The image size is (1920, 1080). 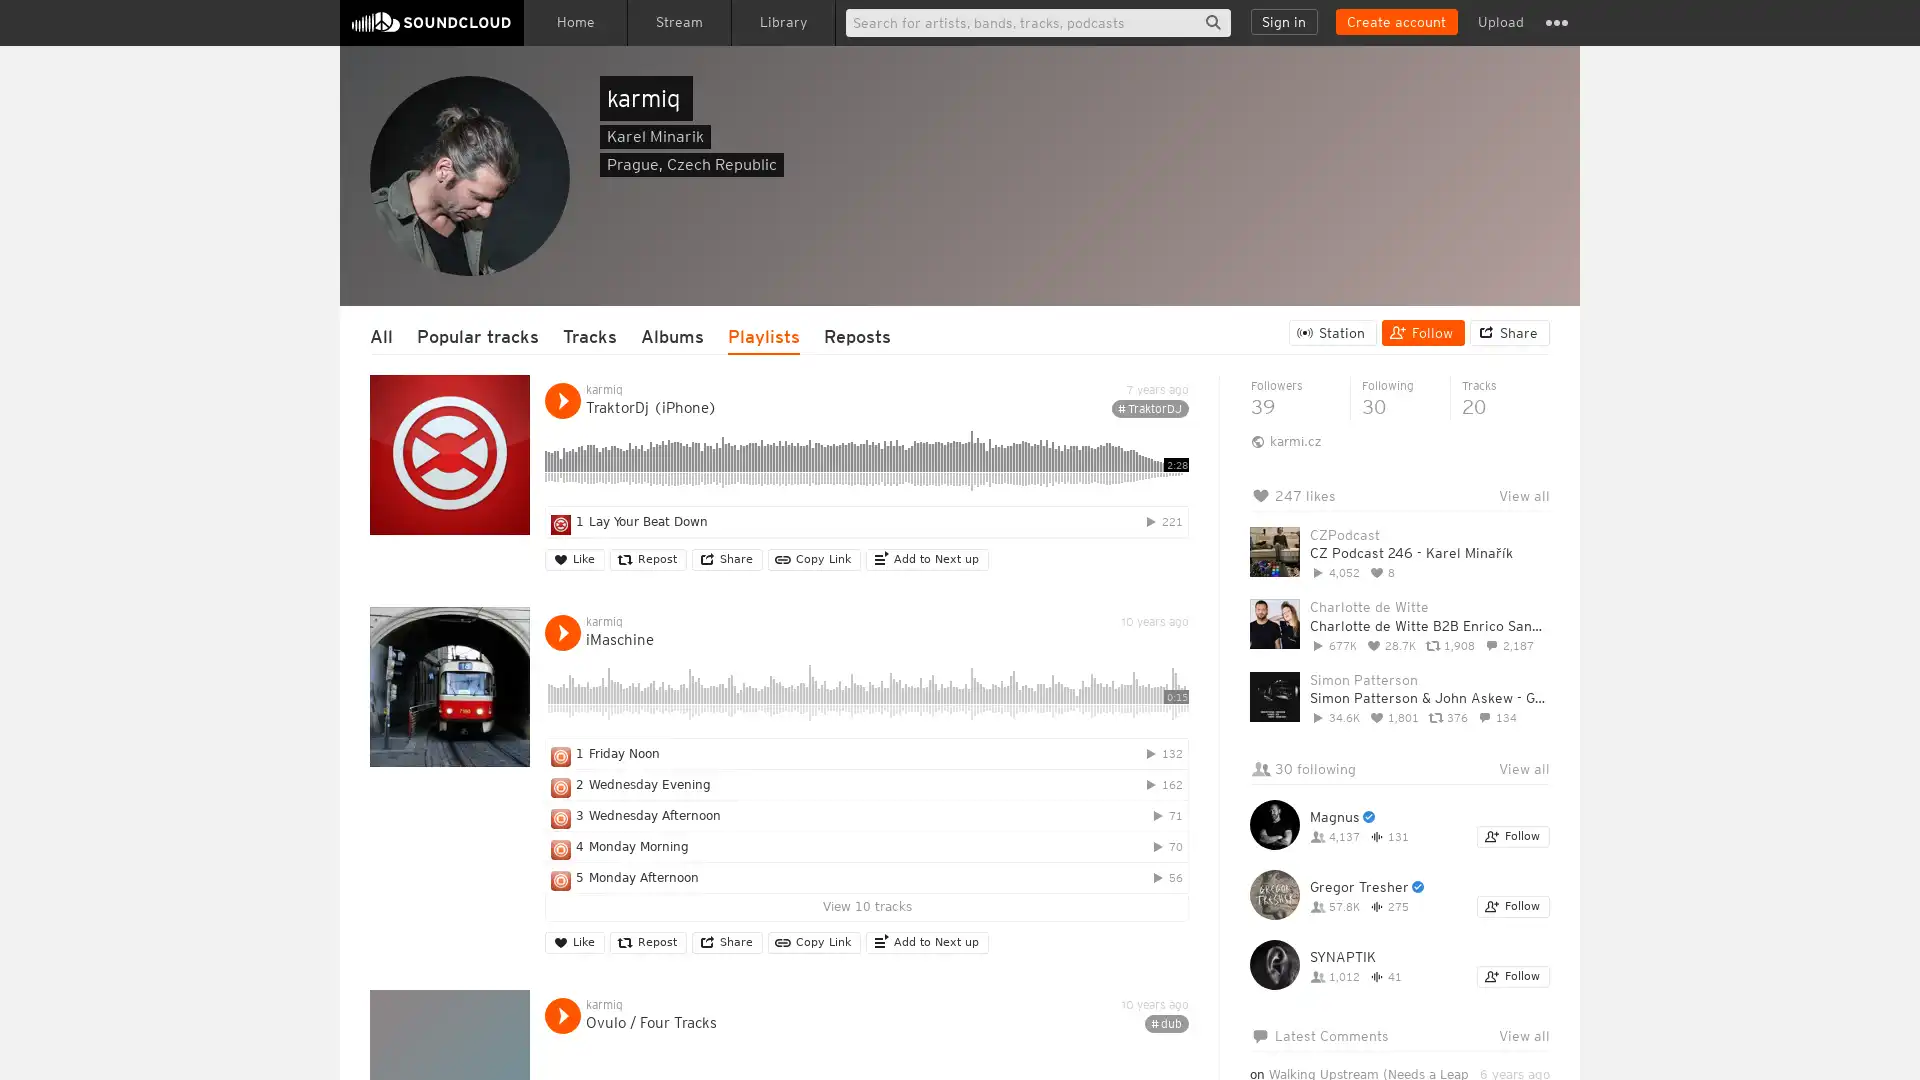 I want to click on Follow, so click(x=1513, y=837).